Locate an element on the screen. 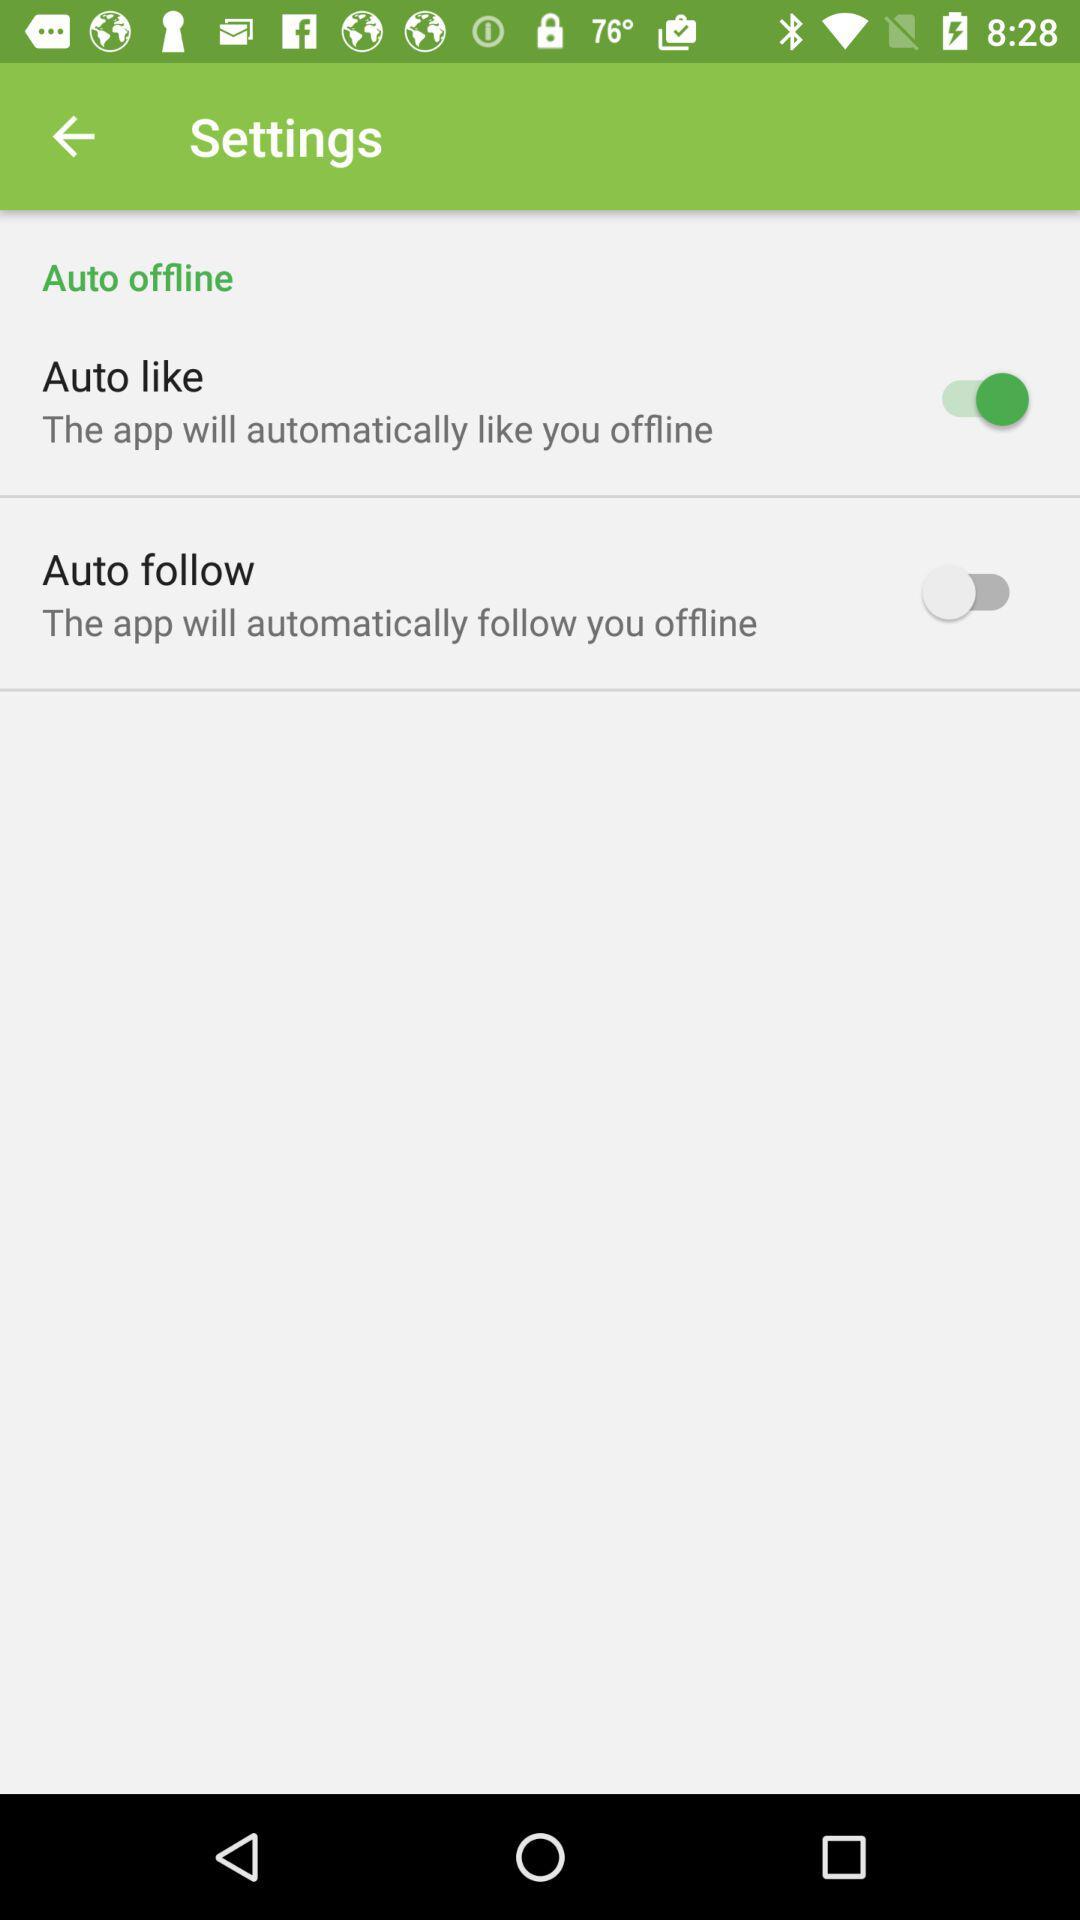 The width and height of the screenshot is (1080, 1920). the auto follow item is located at coordinates (147, 567).